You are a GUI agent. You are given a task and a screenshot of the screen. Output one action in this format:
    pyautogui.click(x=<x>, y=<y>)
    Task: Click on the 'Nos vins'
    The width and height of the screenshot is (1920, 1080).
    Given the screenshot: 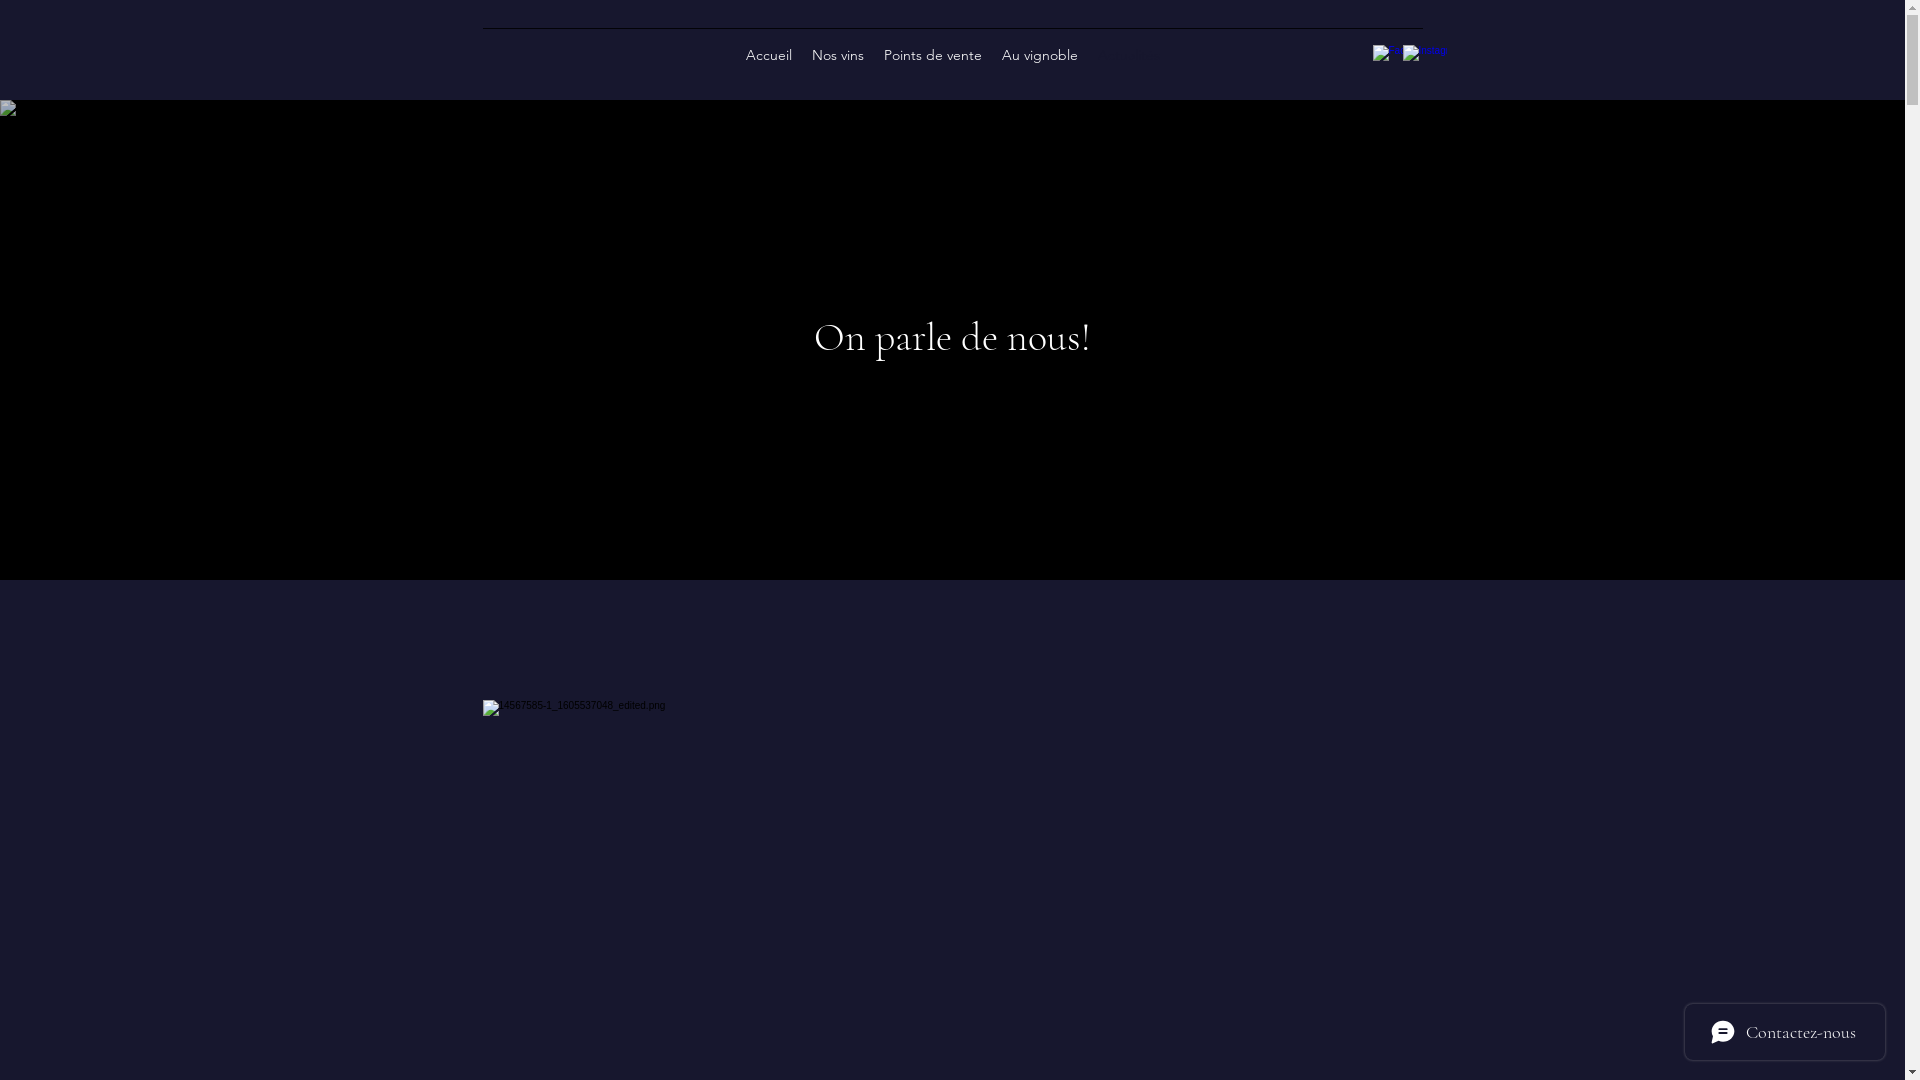 What is the action you would take?
    pyautogui.click(x=838, y=53)
    